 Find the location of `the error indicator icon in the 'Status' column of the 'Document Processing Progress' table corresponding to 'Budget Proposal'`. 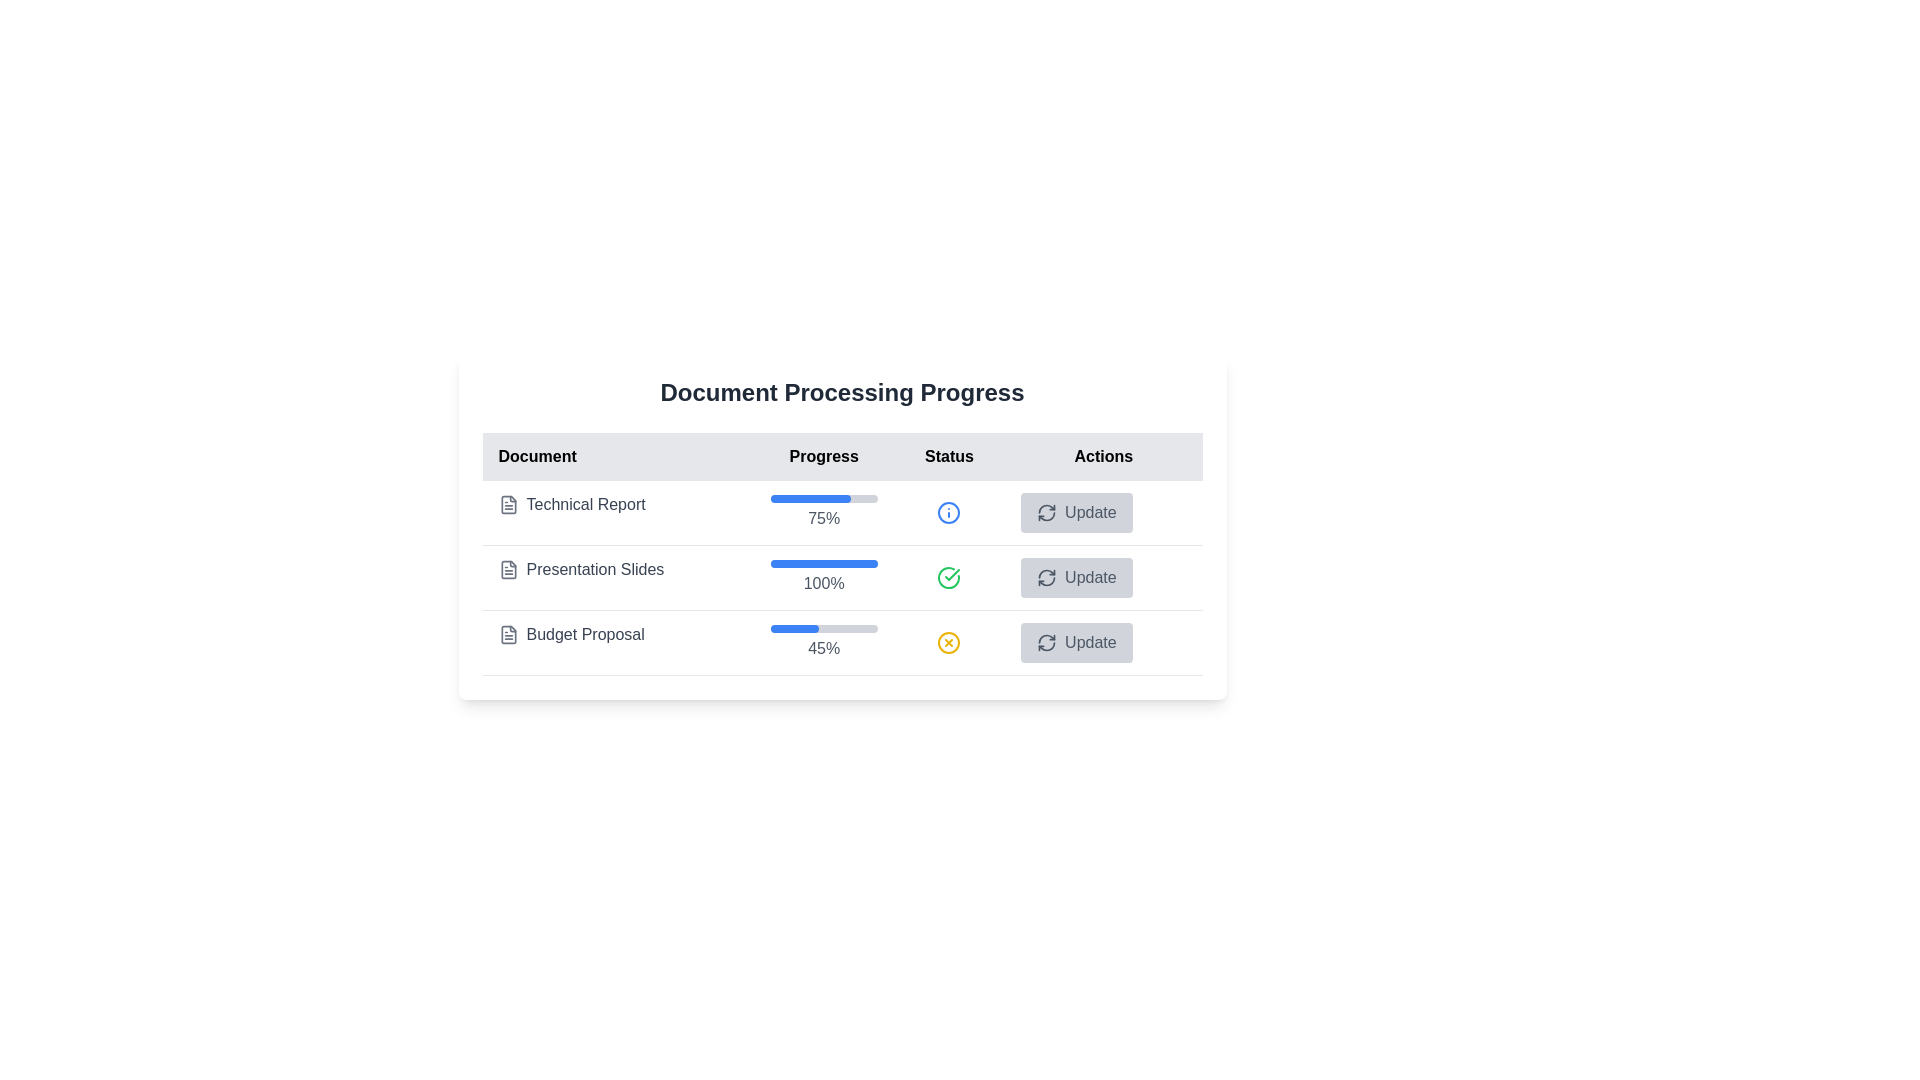

the error indicator icon in the 'Status' column of the 'Document Processing Progress' table corresponding to 'Budget Proposal' is located at coordinates (948, 643).